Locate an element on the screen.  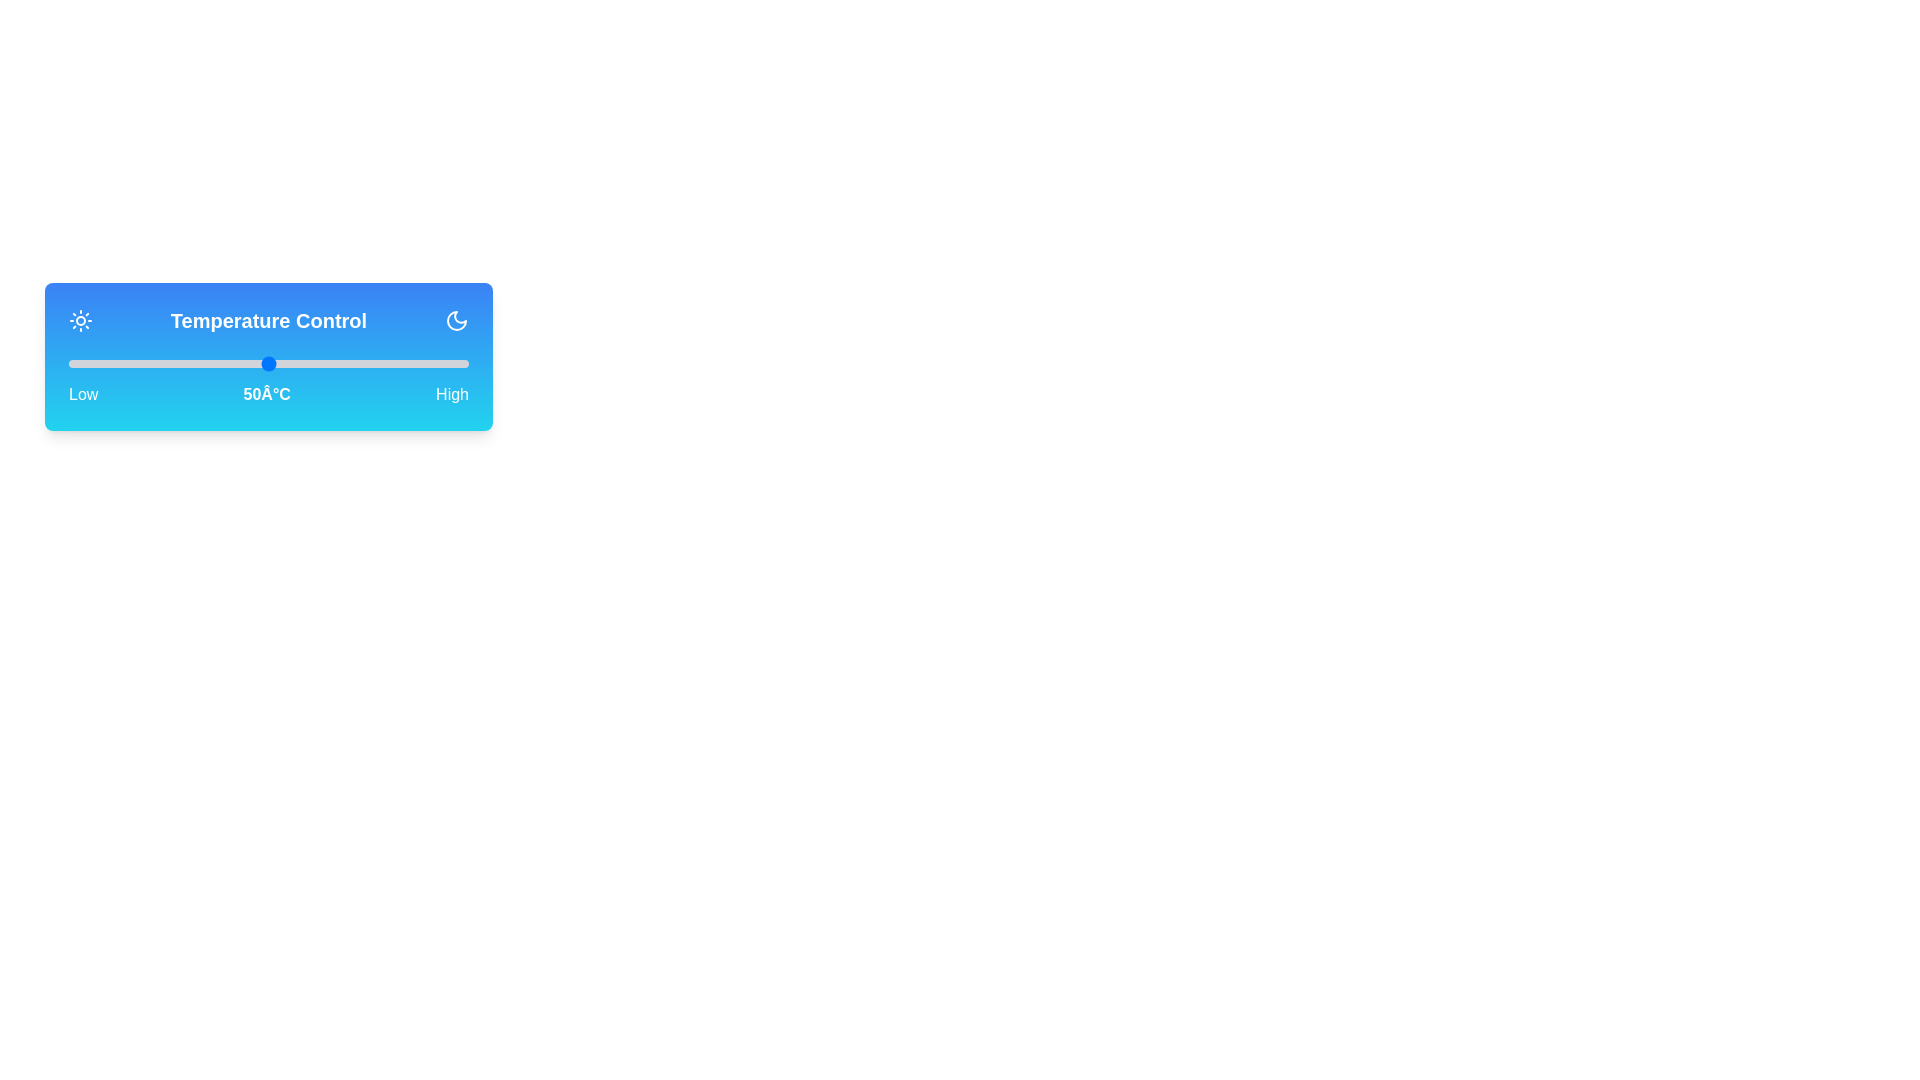
the temperature to 5°C by moving the slider is located at coordinates (88, 363).